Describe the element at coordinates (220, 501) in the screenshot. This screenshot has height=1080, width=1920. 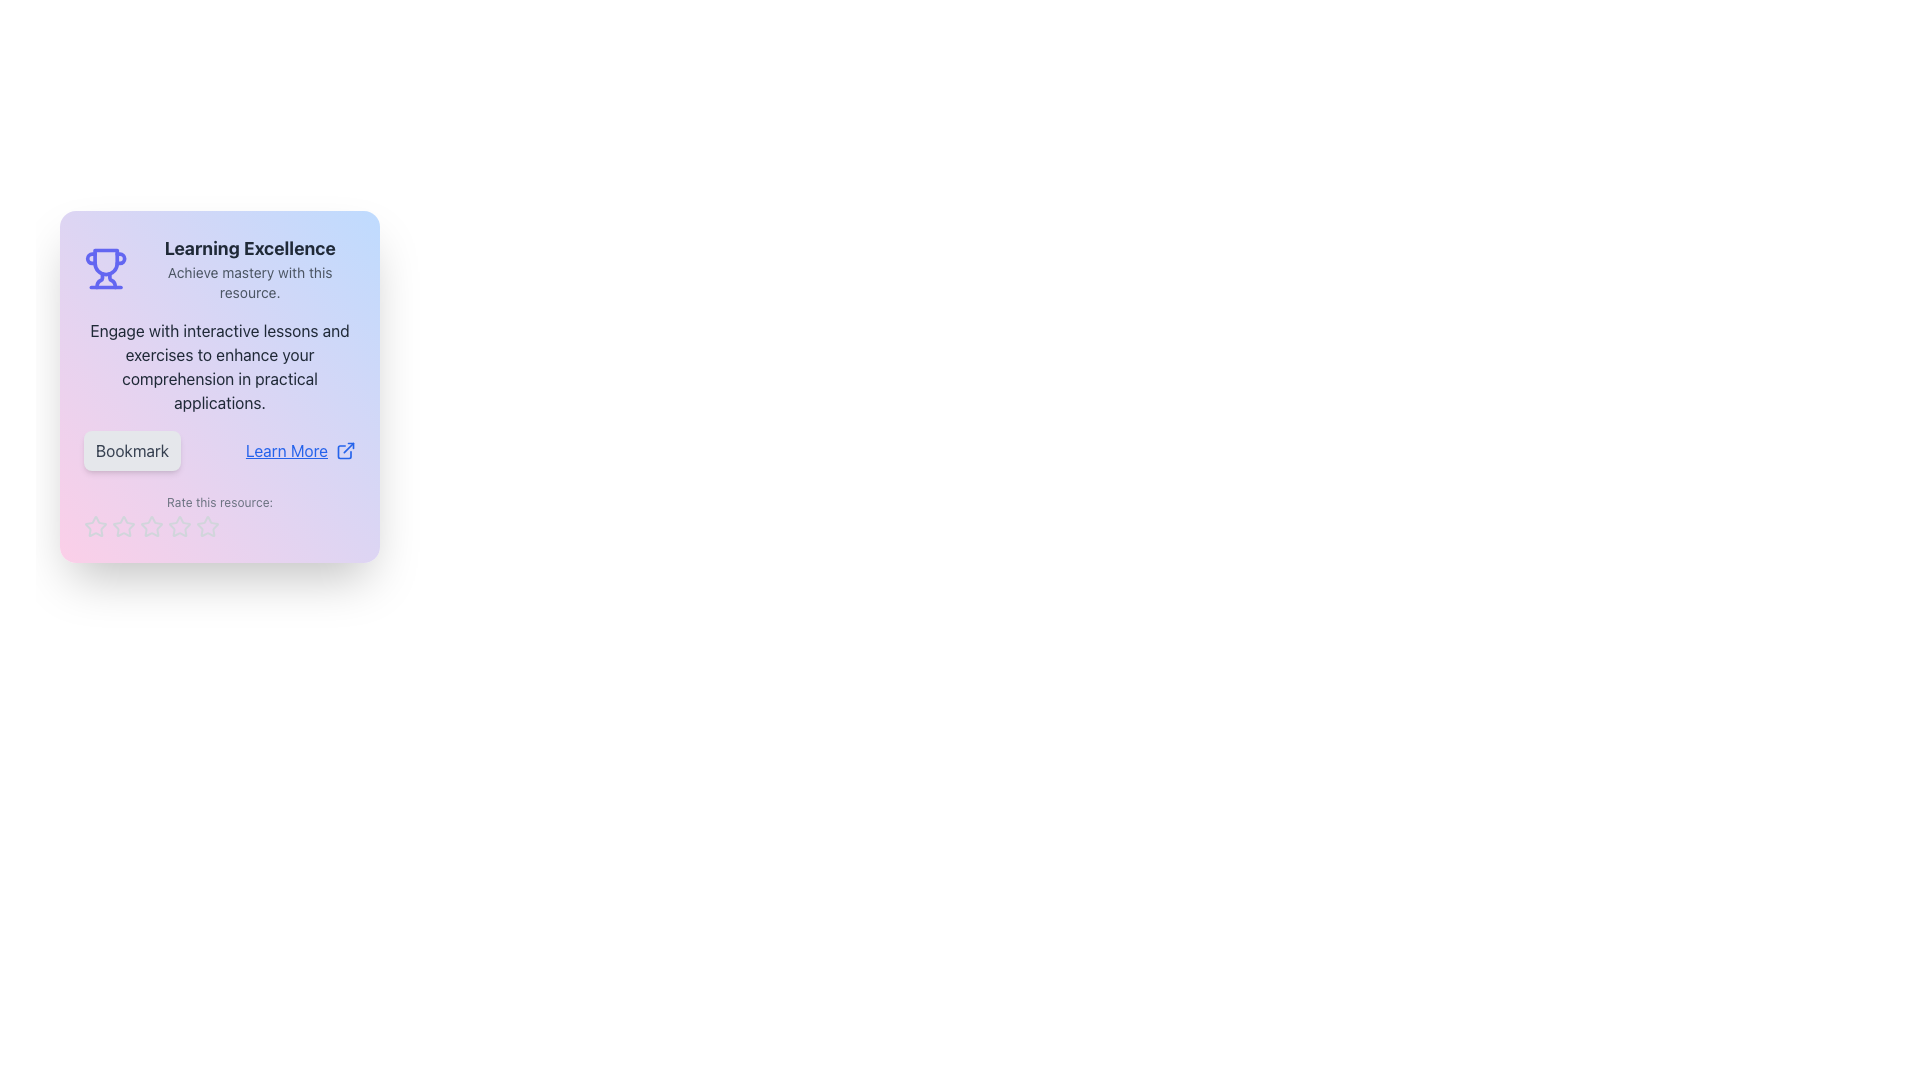
I see `the textual label that instructs users about the purpose of the star icons in the rating component, located at the bottom of the card-like interface` at that location.